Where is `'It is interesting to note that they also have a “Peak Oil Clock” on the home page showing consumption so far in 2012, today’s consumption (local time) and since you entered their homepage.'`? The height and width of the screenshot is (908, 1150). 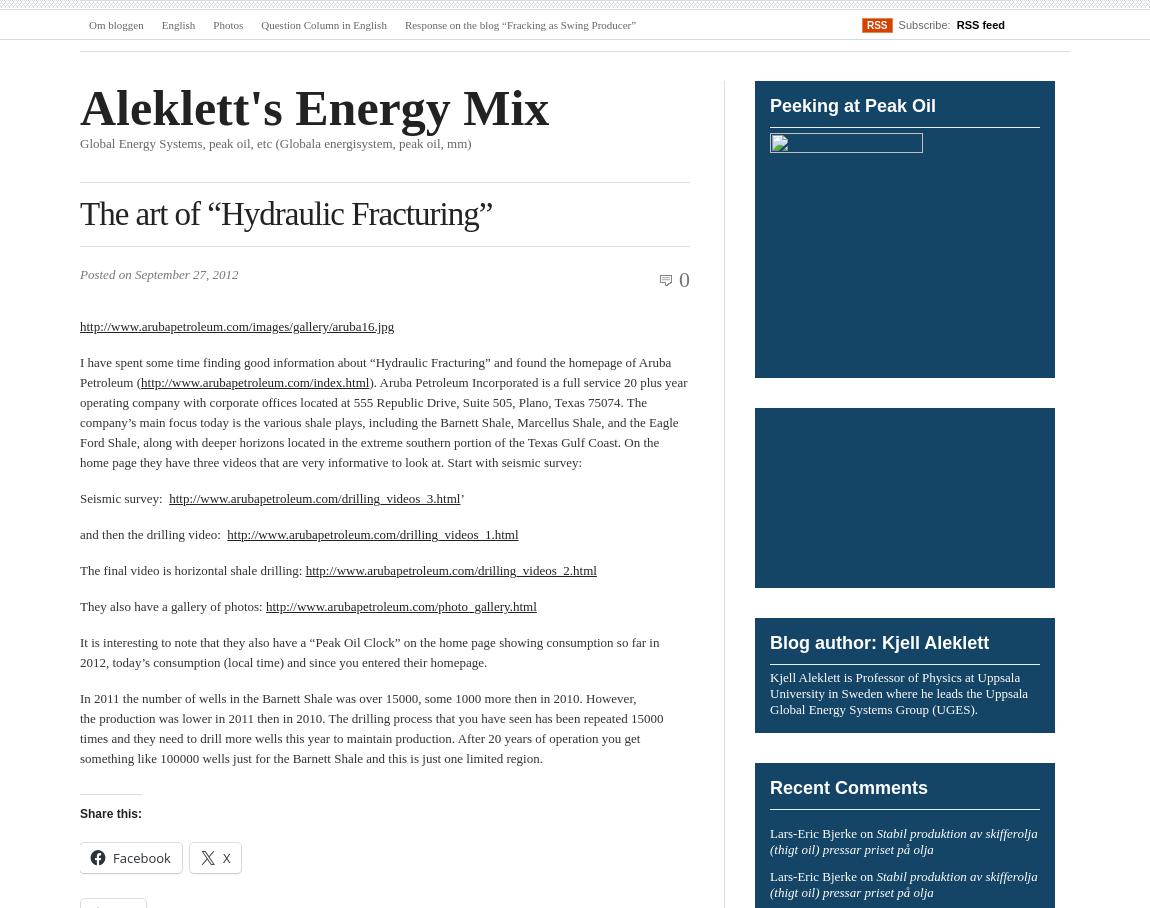
'It is interesting to note that they also have a “Peak Oil Clock” on the home page showing consumption so far in 2012, today’s consumption (local time) and since you entered their homepage.' is located at coordinates (369, 652).